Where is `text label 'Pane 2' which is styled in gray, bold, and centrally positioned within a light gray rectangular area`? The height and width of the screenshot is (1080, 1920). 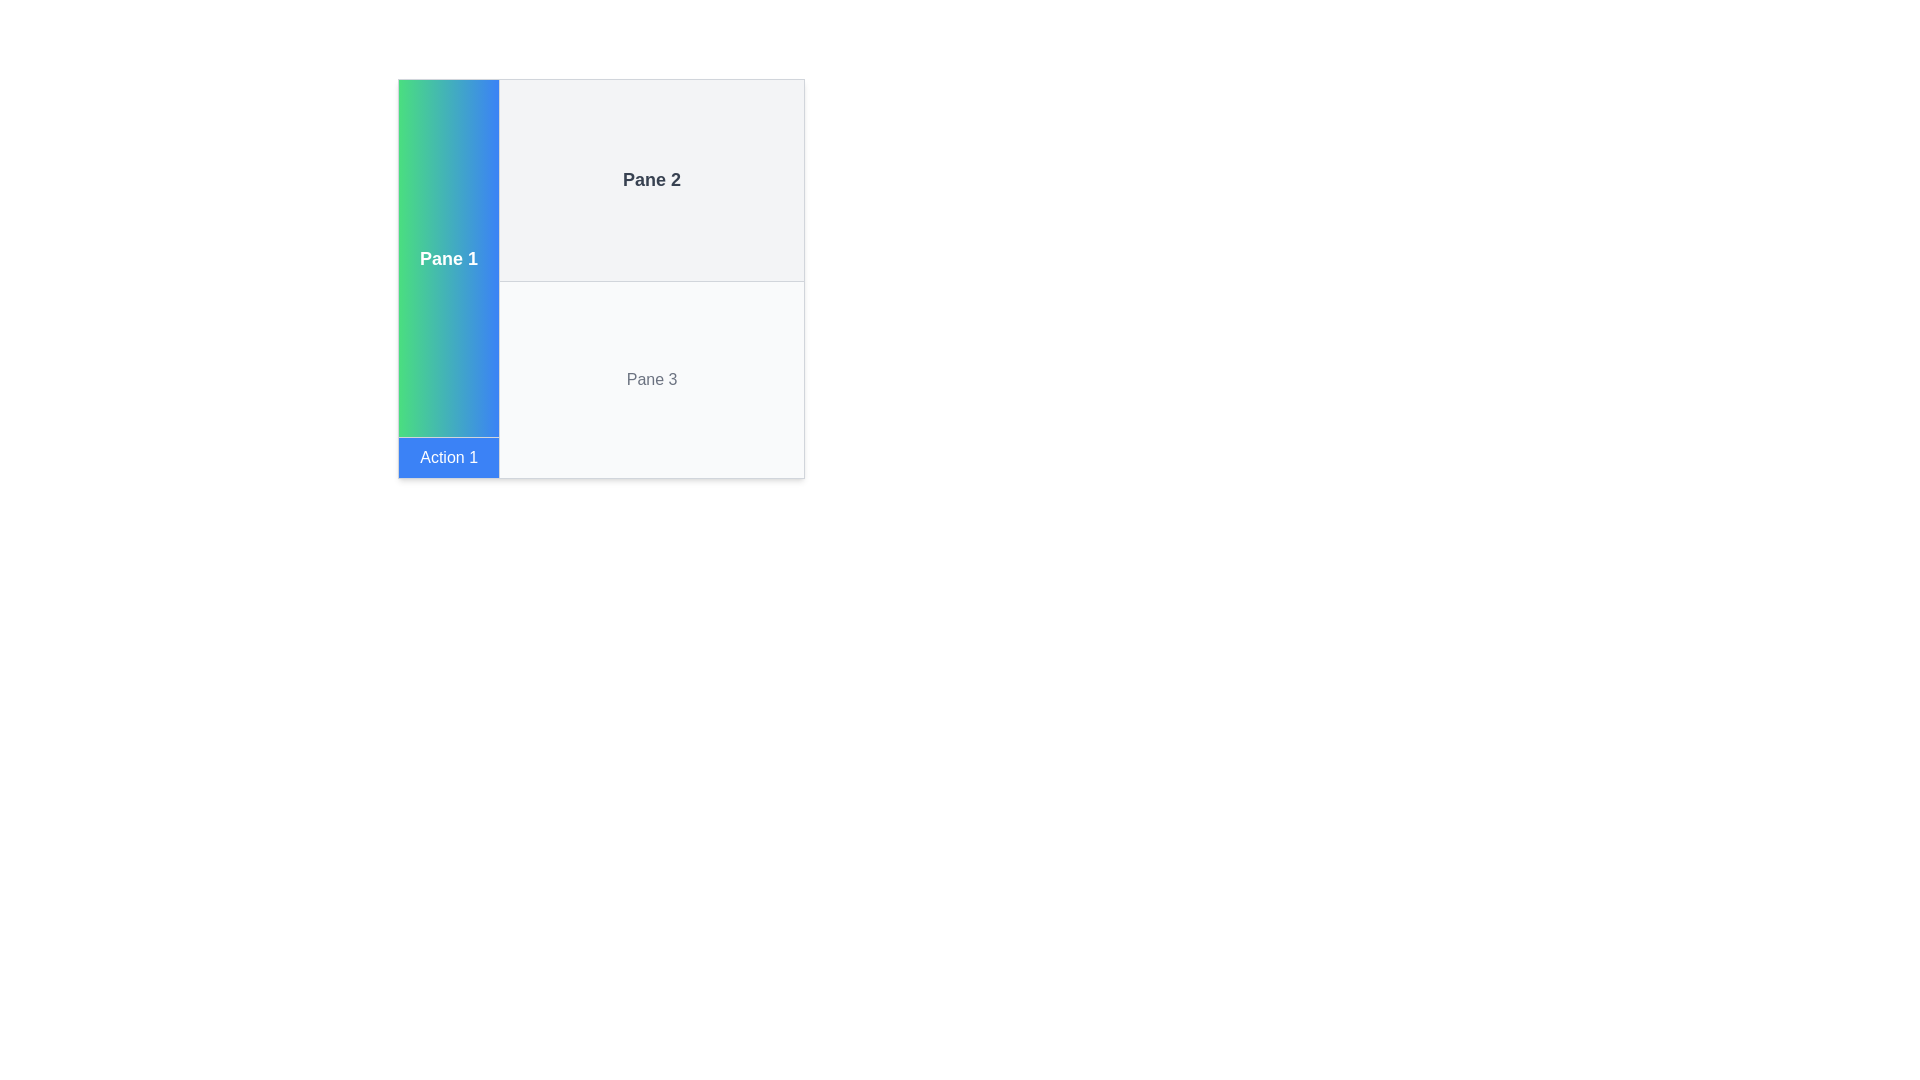 text label 'Pane 2' which is styled in gray, bold, and centrally positioned within a light gray rectangular area is located at coordinates (652, 180).